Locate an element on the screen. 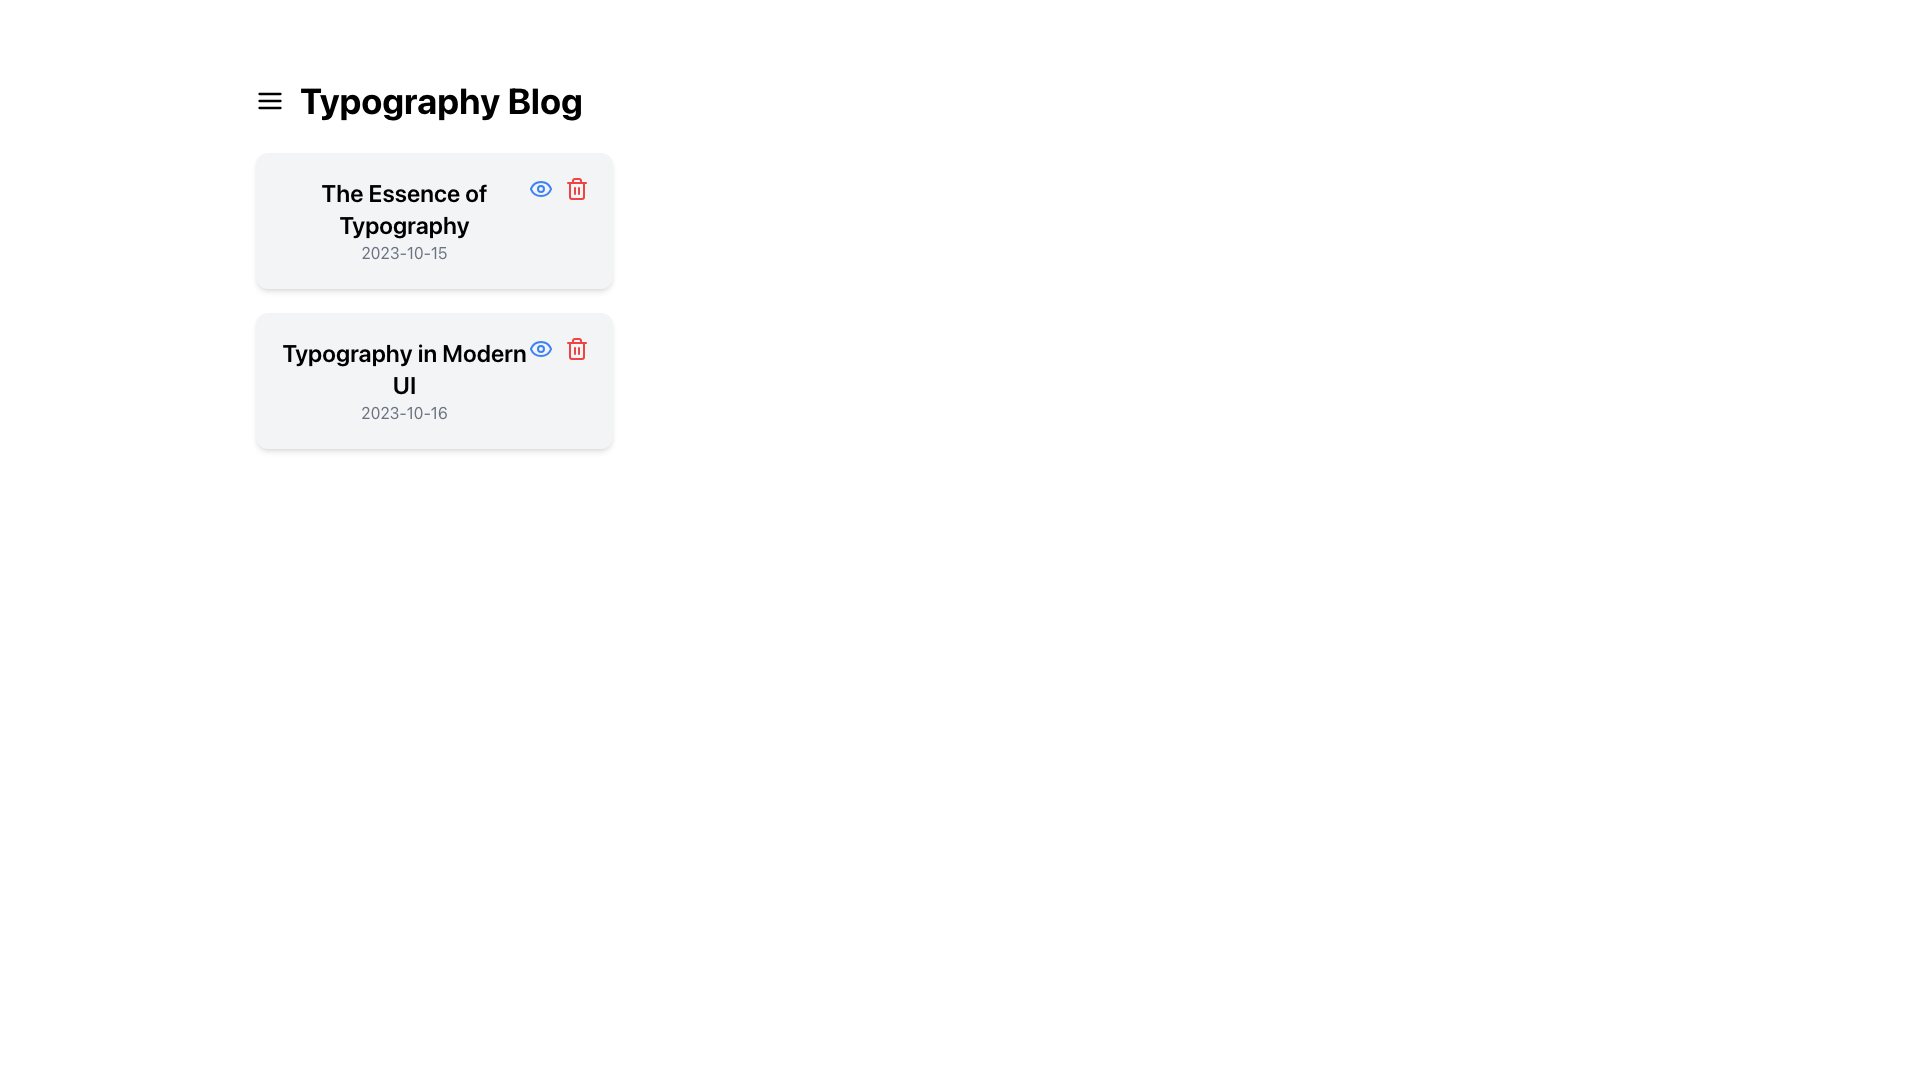 The image size is (1920, 1080). the date text label '2023-10-16' located beneath the title 'Typography in Modern UI', which is styled in gray and centrally aligned within its card component is located at coordinates (403, 411).